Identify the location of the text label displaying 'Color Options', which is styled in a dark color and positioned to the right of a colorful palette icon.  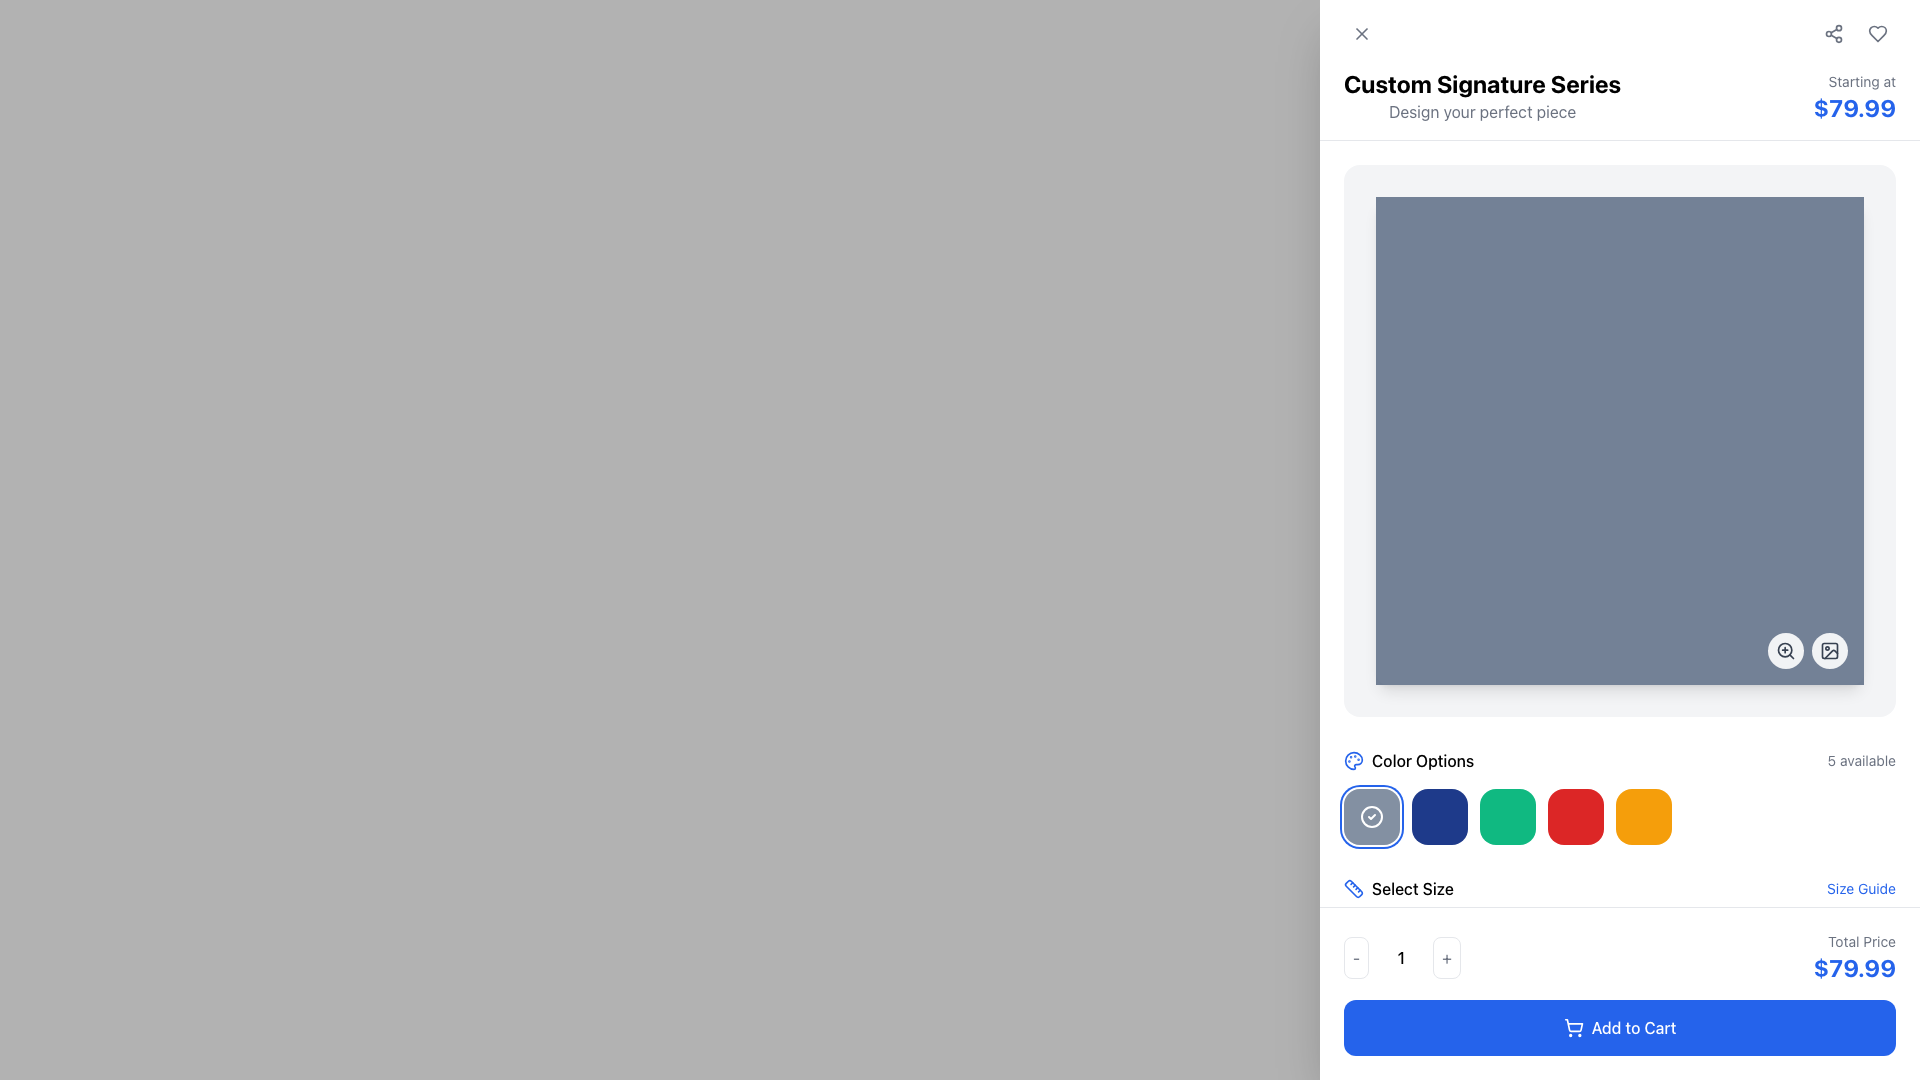
(1422, 760).